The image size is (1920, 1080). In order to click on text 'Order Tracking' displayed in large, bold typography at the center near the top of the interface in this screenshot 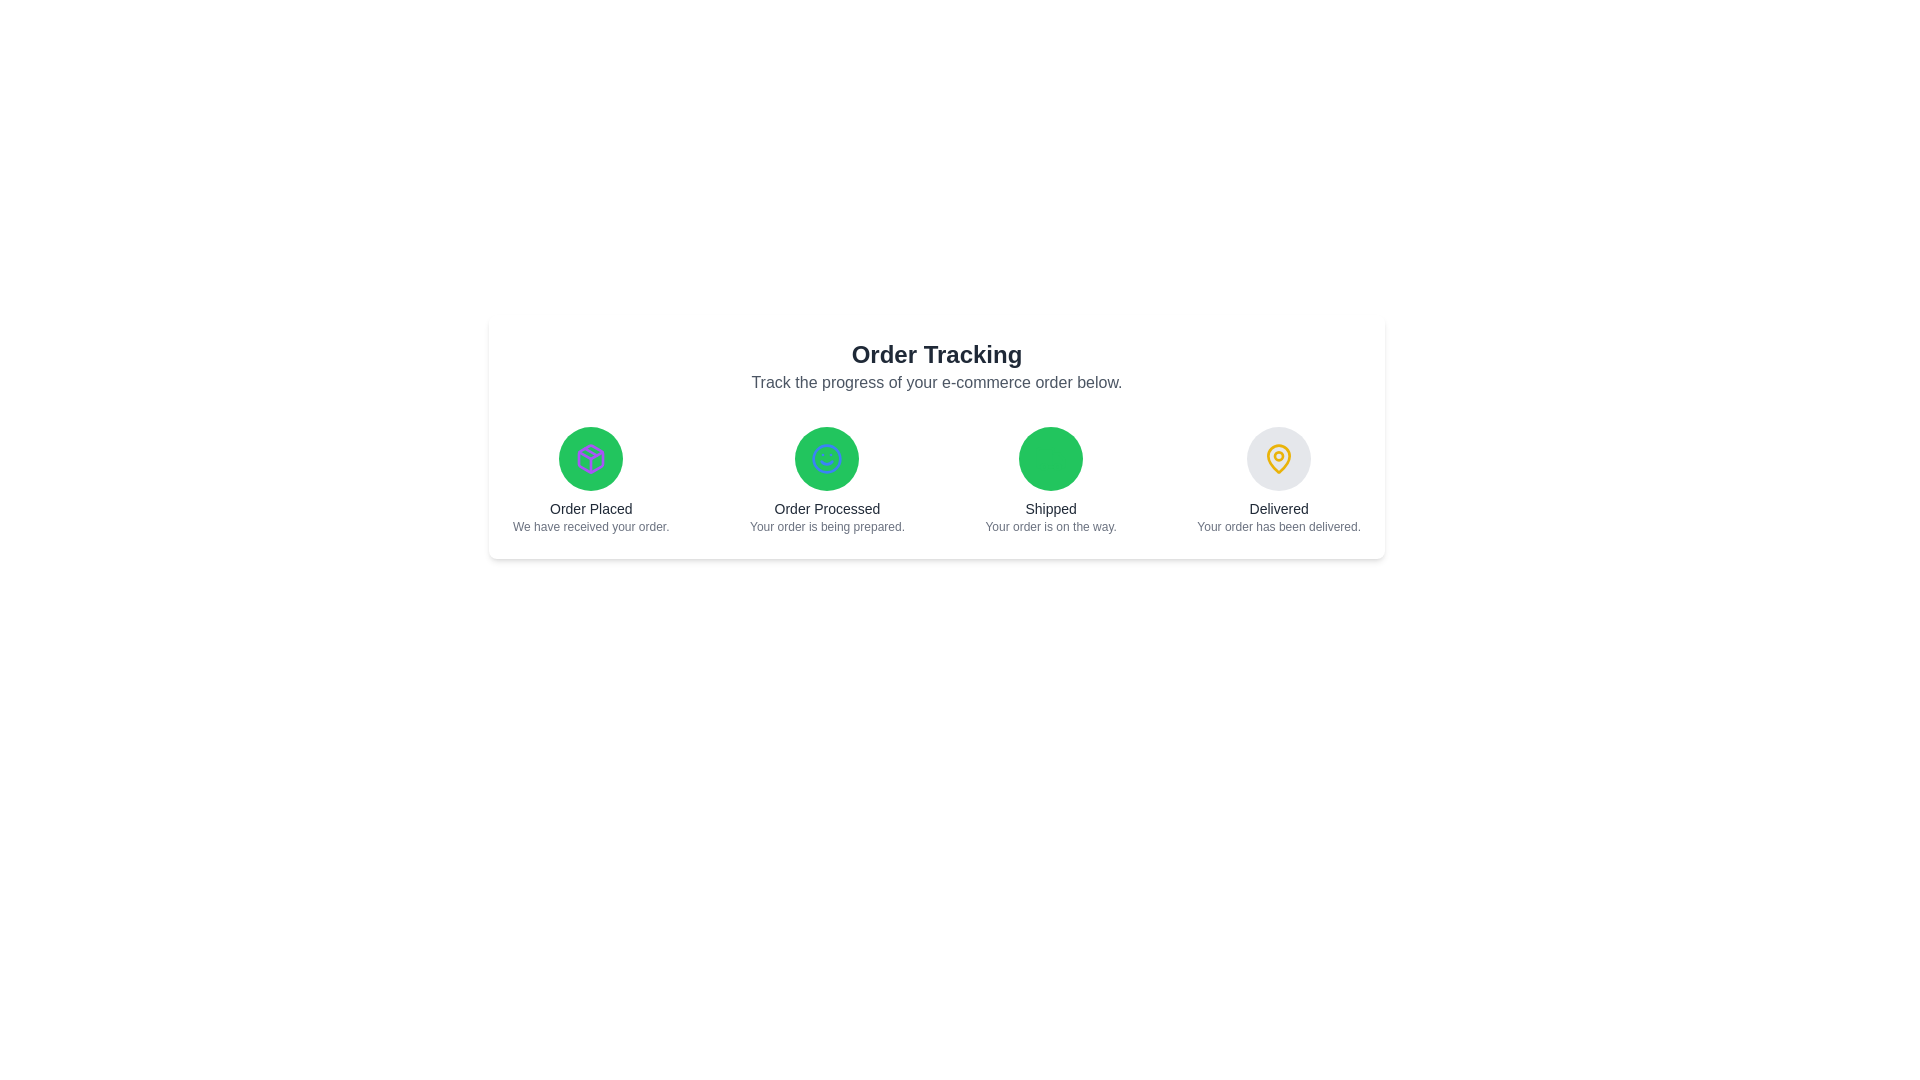, I will do `click(935, 353)`.